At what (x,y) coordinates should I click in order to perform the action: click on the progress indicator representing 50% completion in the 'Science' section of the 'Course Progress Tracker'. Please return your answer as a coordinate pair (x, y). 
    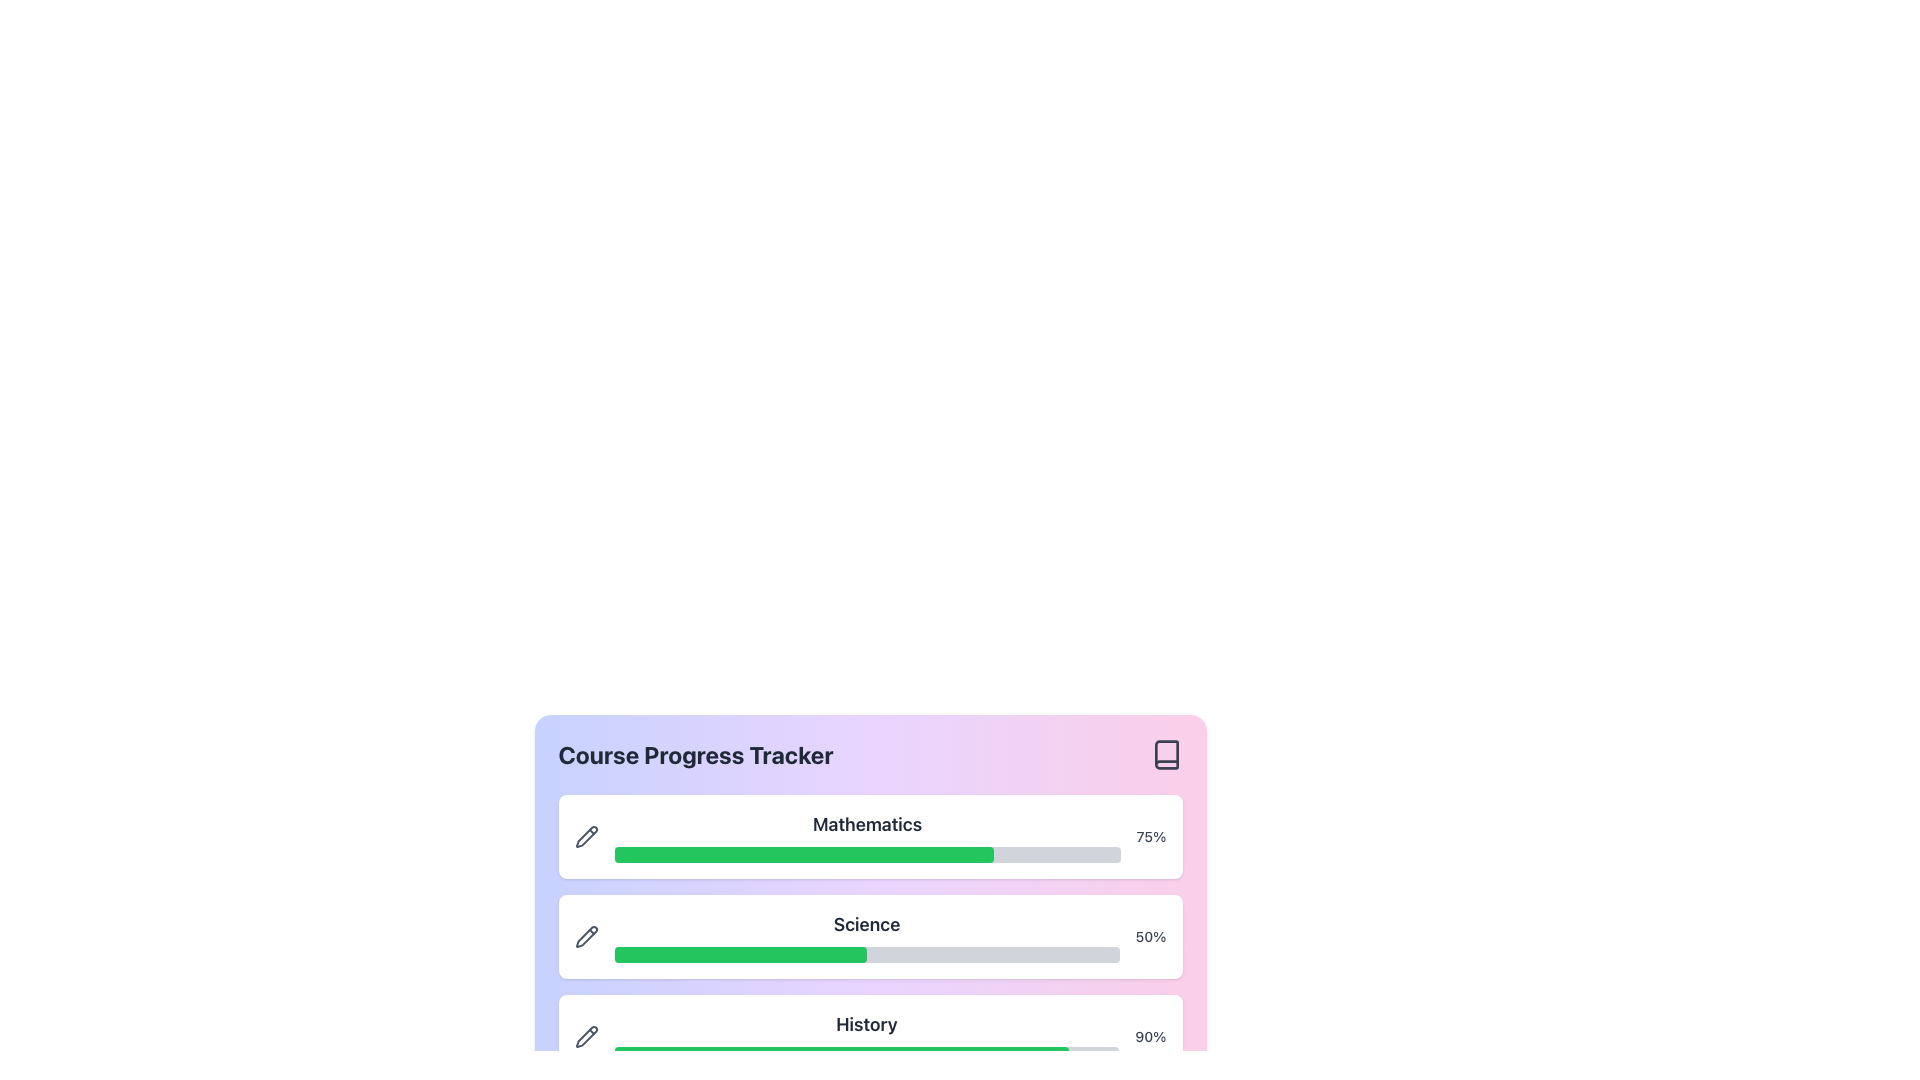
    Looking at the image, I should click on (739, 954).